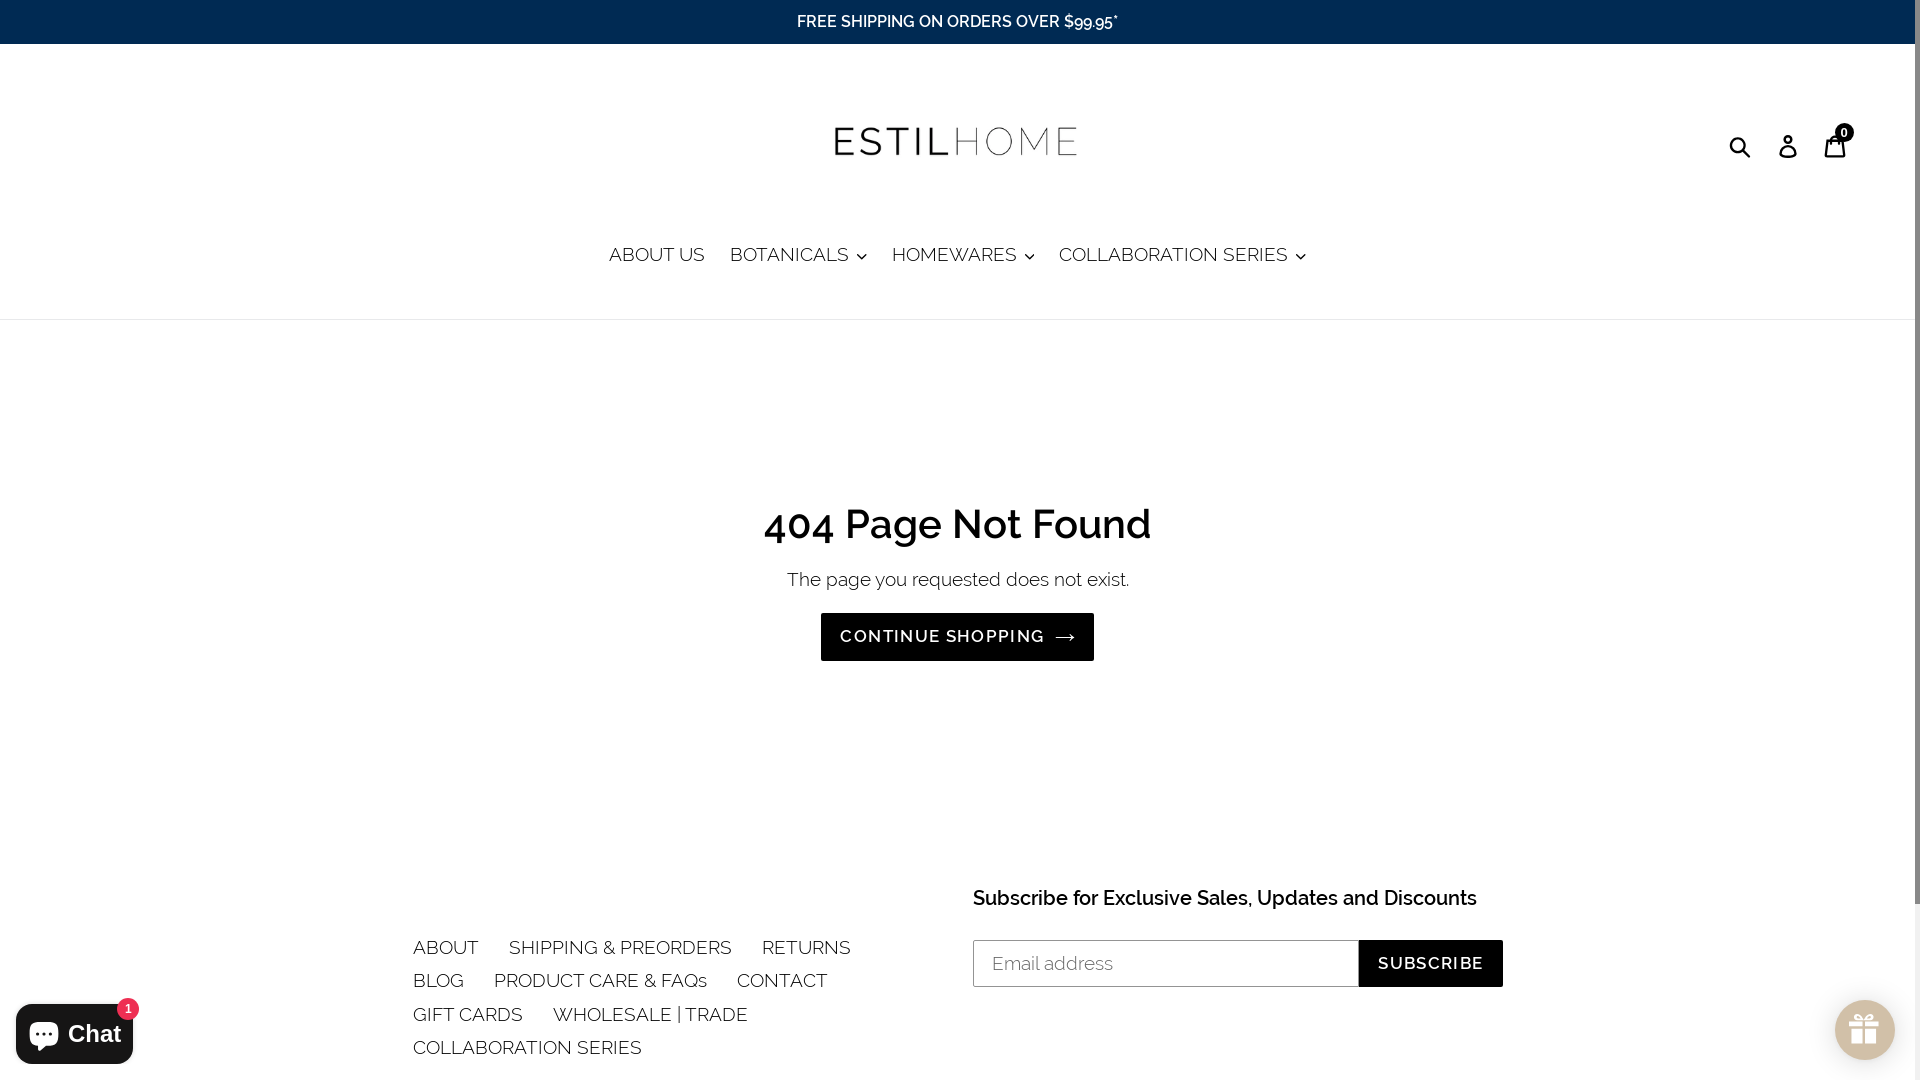 The height and width of the screenshot is (1080, 1920). I want to click on 'Submit', so click(1740, 143).